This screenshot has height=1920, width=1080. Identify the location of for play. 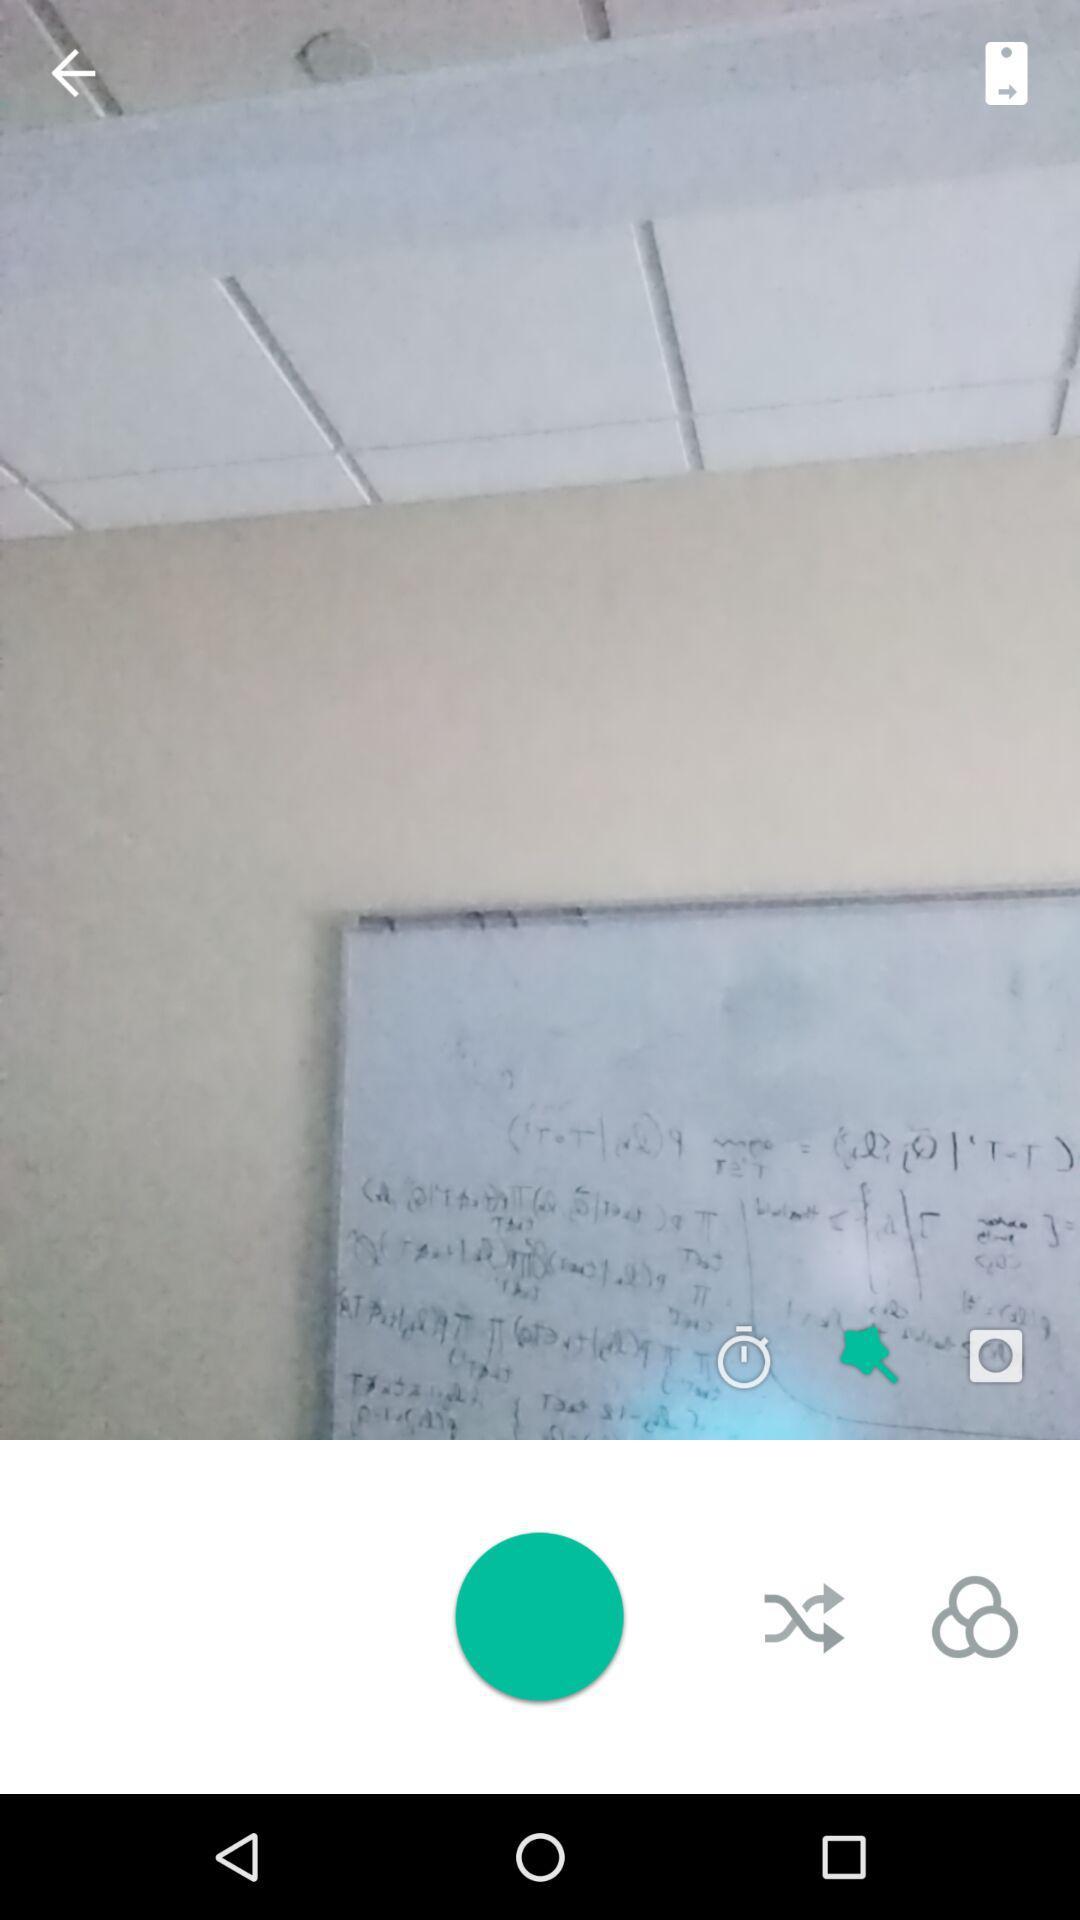
(538, 1616).